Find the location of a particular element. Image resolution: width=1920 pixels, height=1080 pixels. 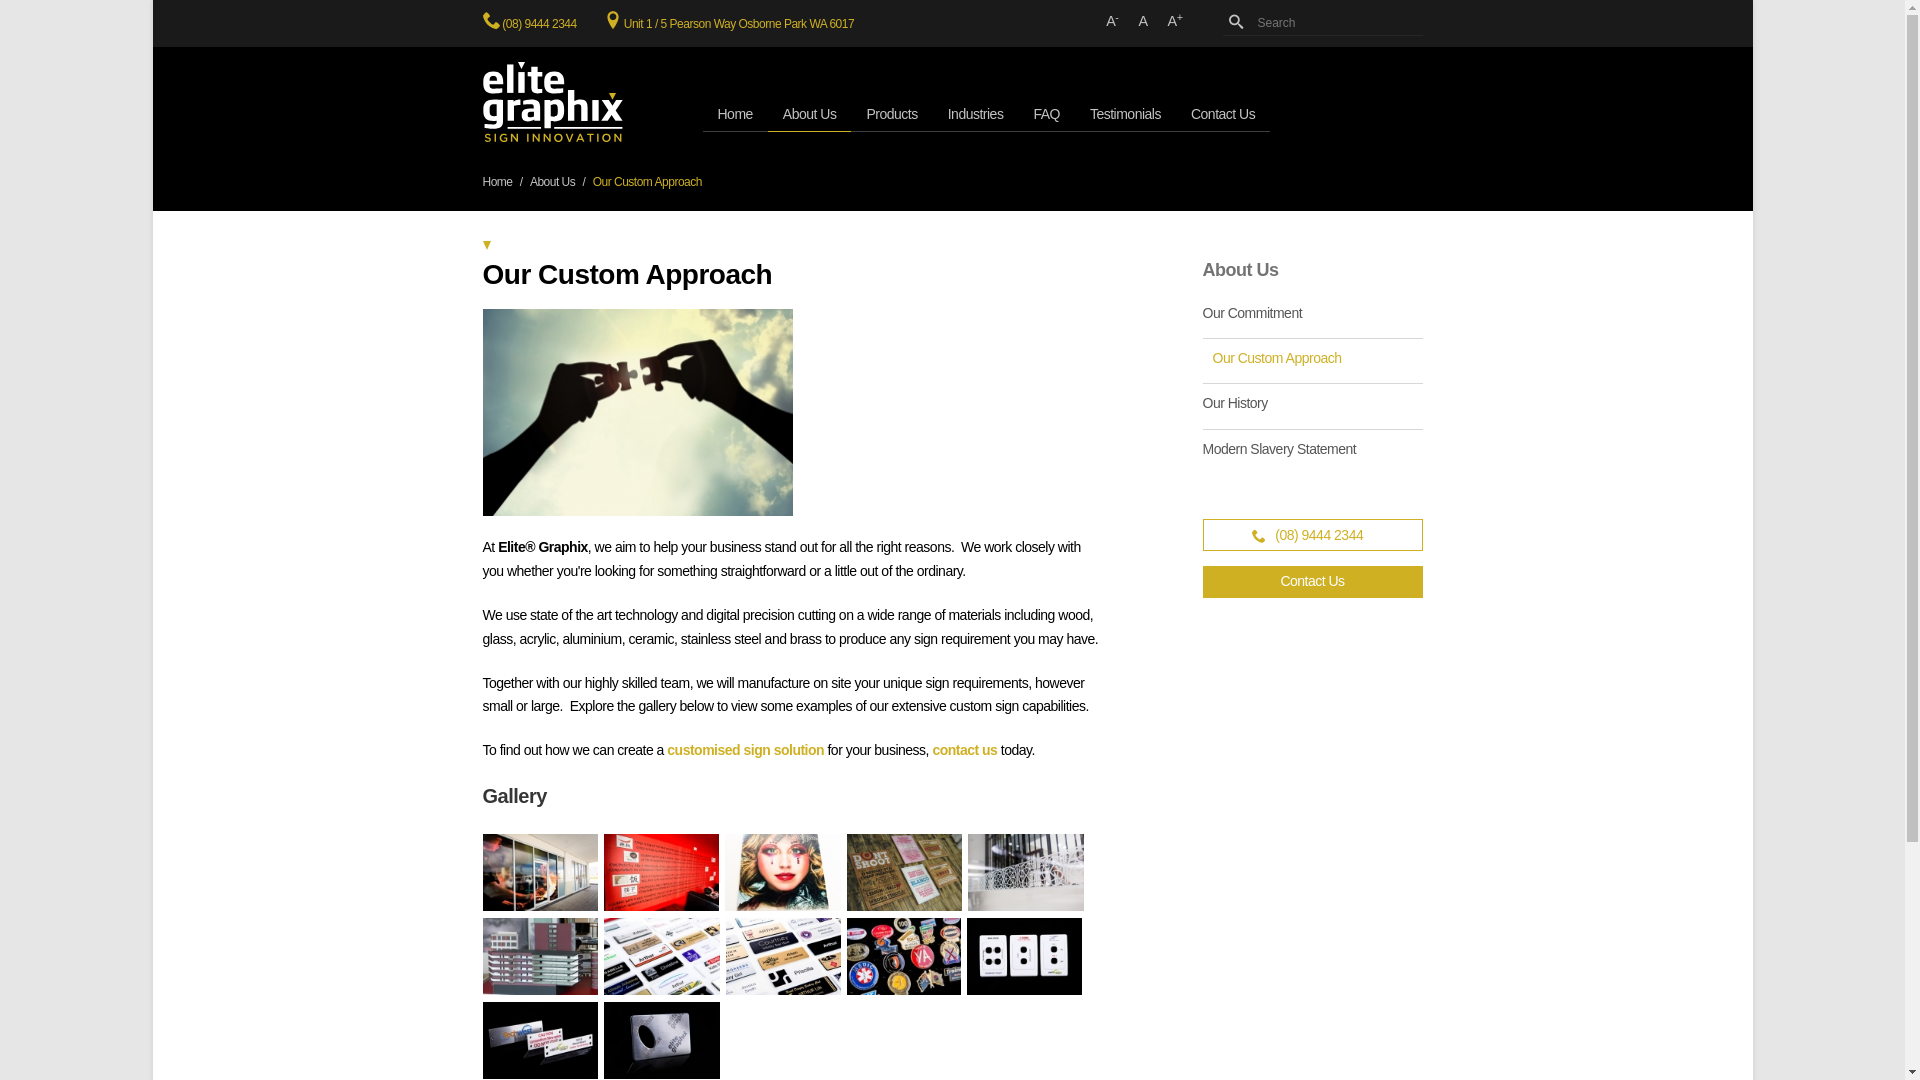

'Home' is located at coordinates (497, 182).